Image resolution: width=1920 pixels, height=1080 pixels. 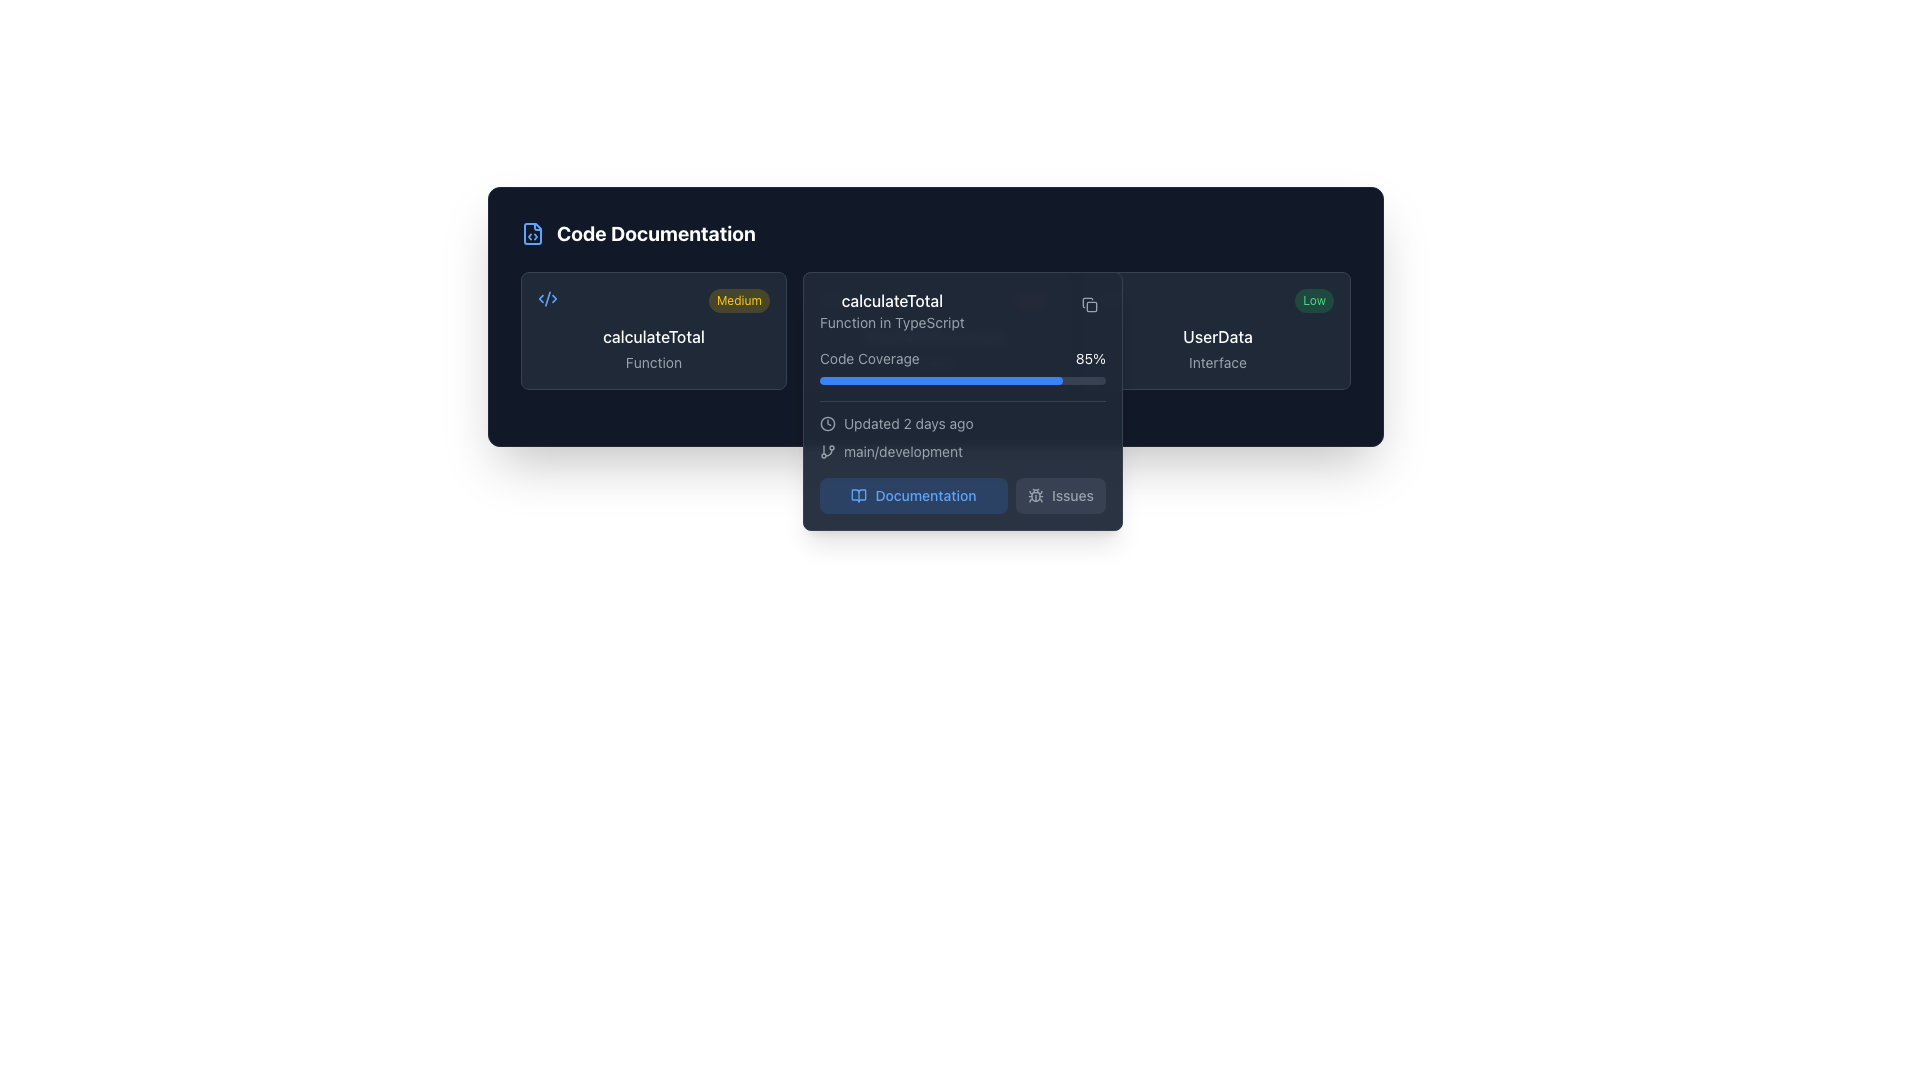 I want to click on the text label 'Interface' which is formatted in light gray and positioned beneath the 'UserData' label in a card, so click(x=1217, y=362).